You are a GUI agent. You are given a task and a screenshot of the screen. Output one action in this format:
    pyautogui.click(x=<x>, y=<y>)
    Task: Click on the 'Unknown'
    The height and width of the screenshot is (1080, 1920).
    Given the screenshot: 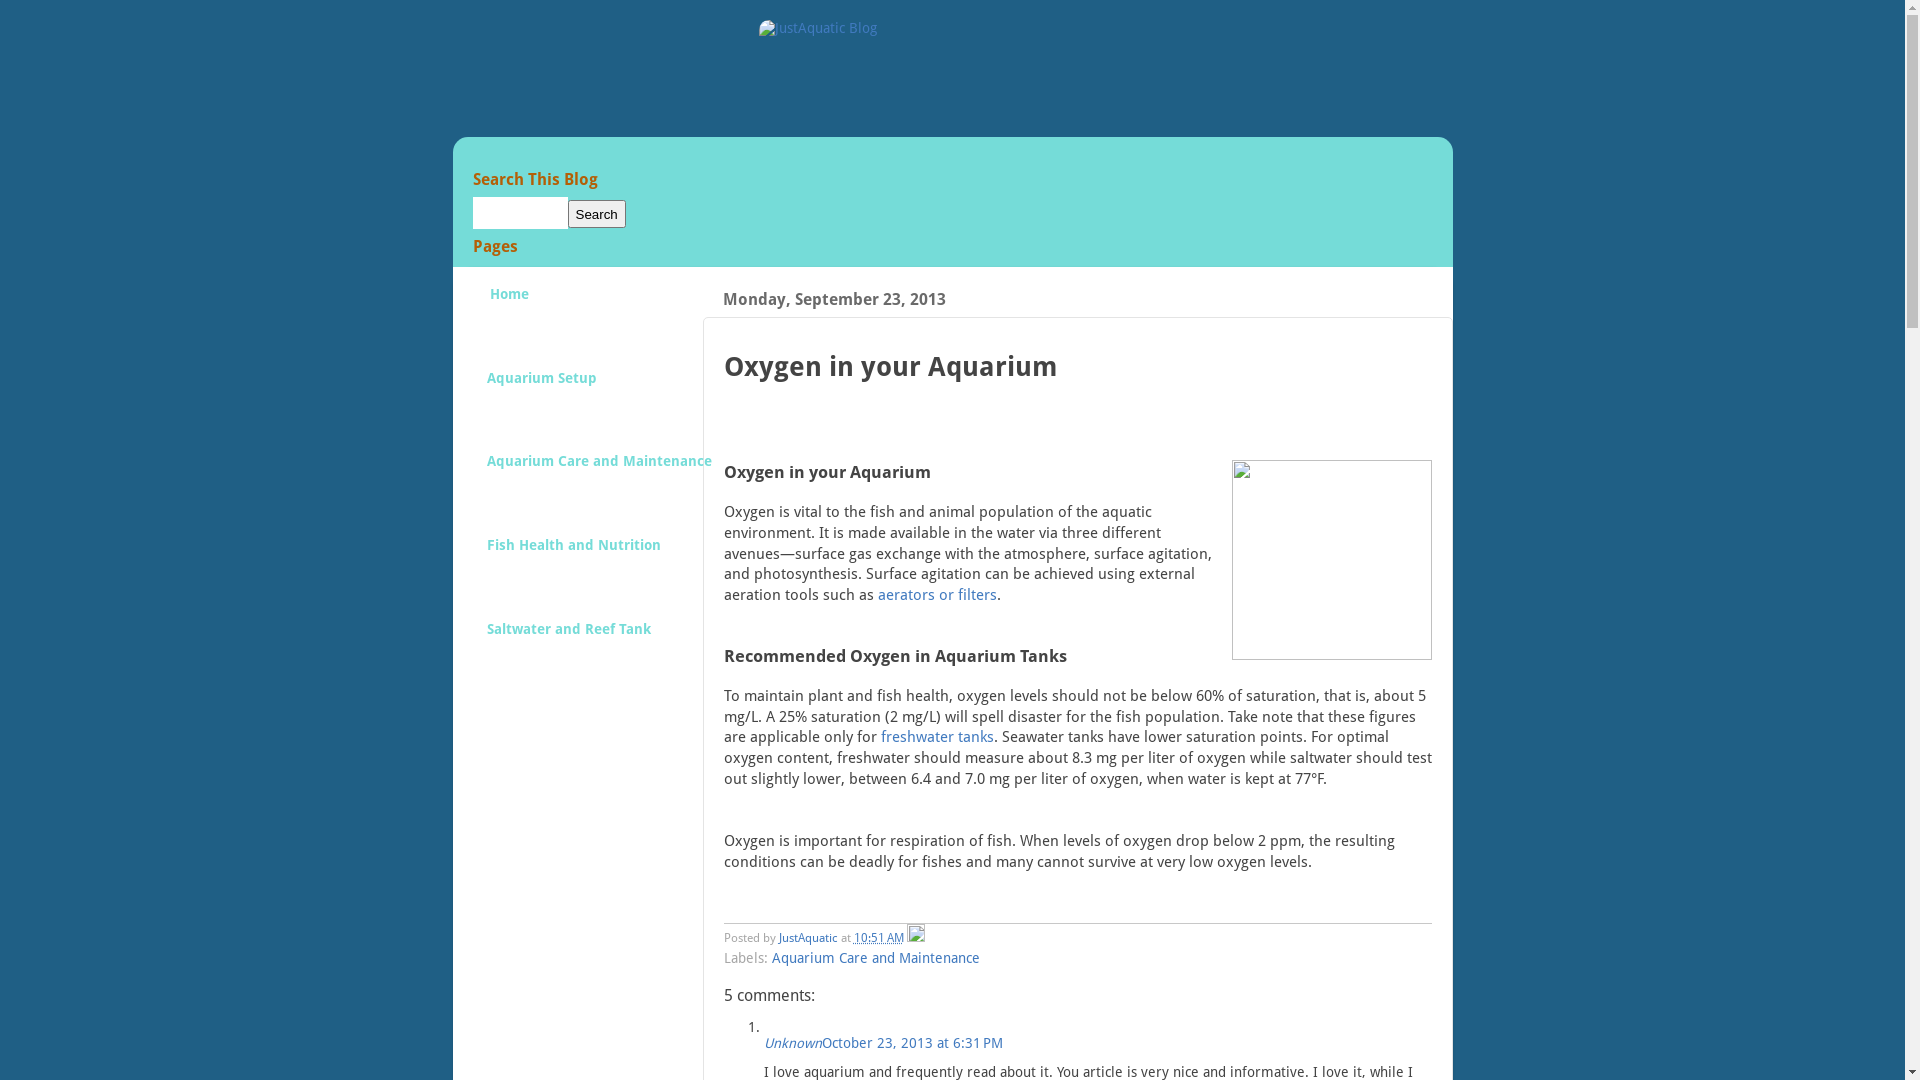 What is the action you would take?
    pyautogui.click(x=791, y=1041)
    